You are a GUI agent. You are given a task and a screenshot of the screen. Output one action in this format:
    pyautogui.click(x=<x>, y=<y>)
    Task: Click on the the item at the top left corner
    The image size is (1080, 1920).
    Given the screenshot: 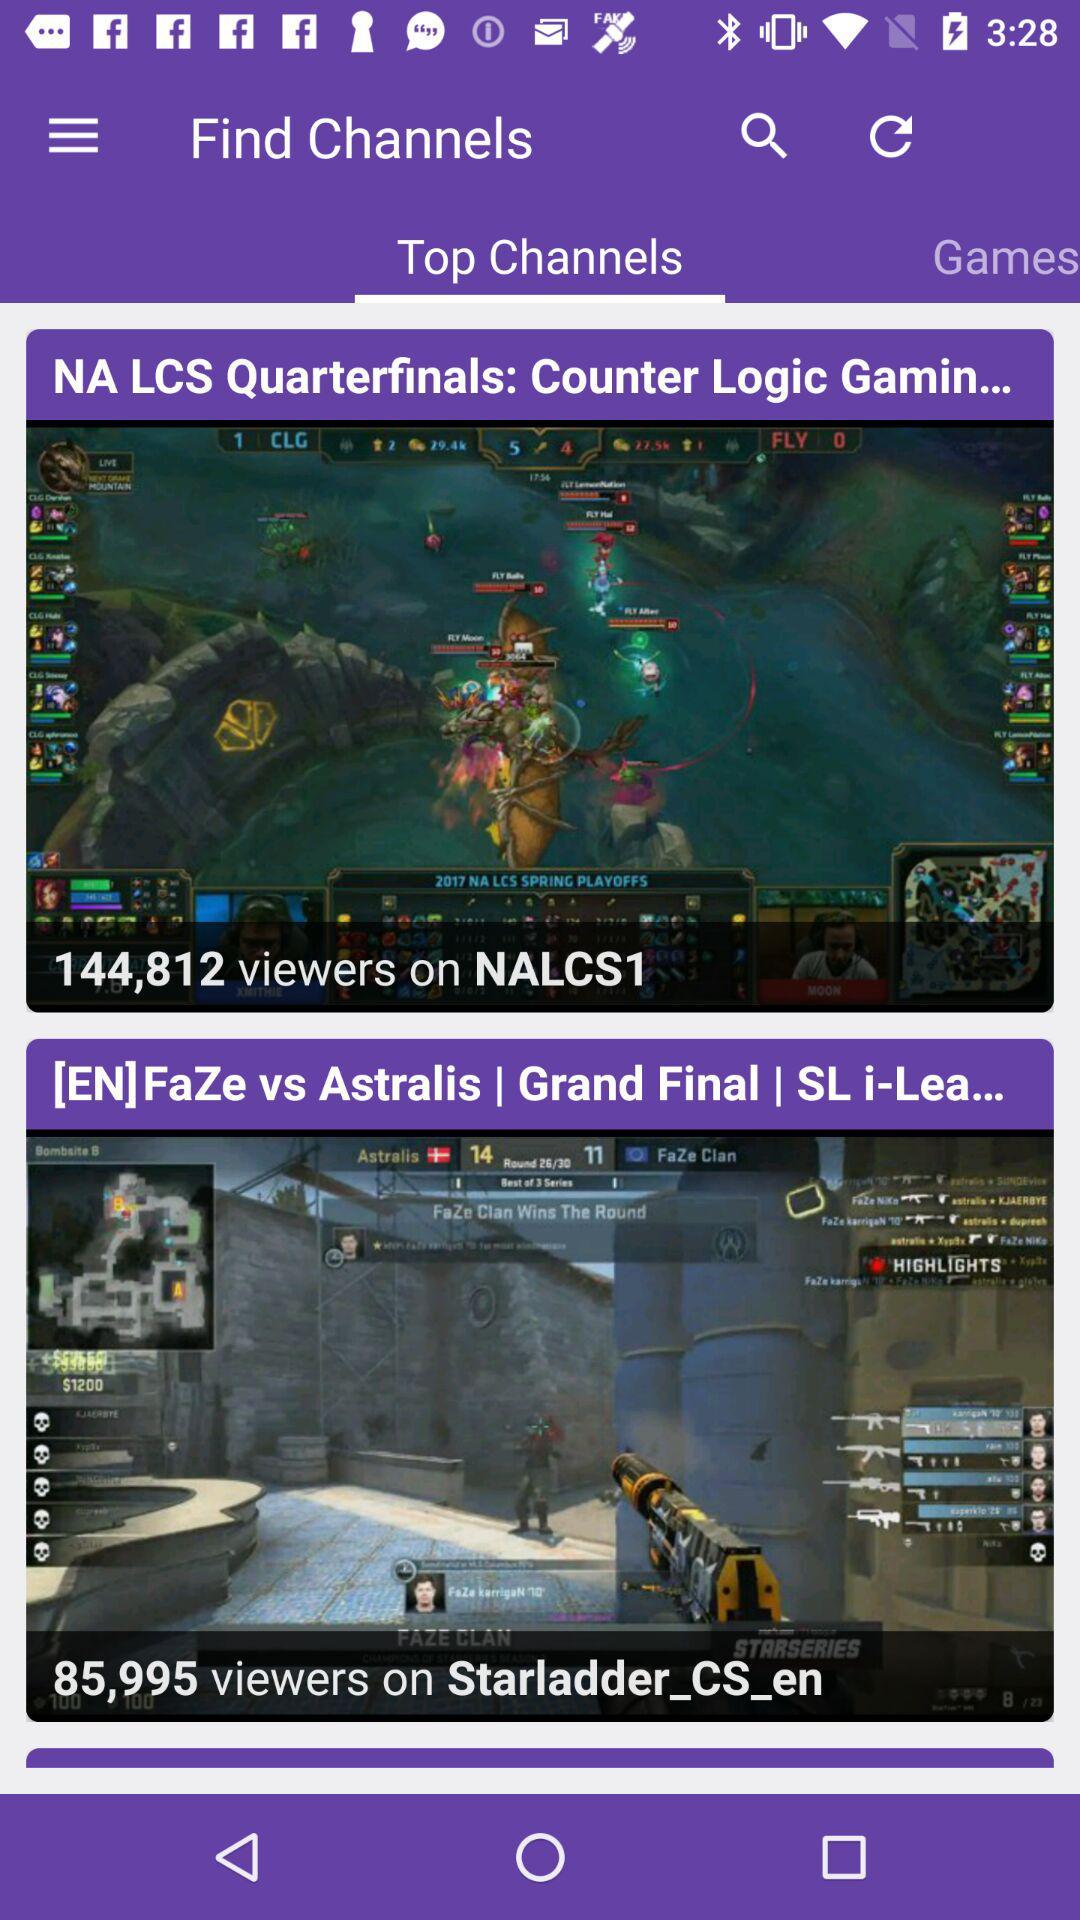 What is the action you would take?
    pyautogui.click(x=72, y=135)
    